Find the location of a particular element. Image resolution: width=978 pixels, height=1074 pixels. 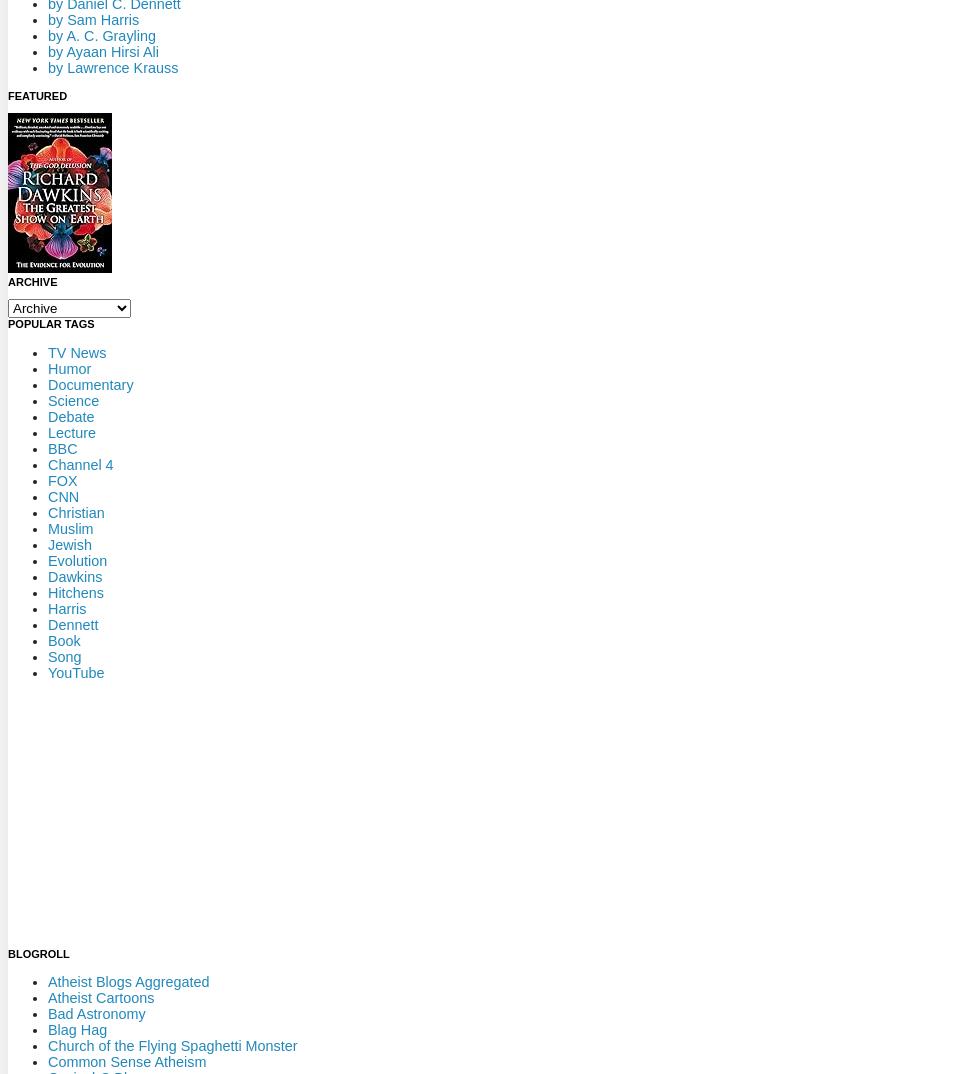

'Debate' is located at coordinates (71, 415).